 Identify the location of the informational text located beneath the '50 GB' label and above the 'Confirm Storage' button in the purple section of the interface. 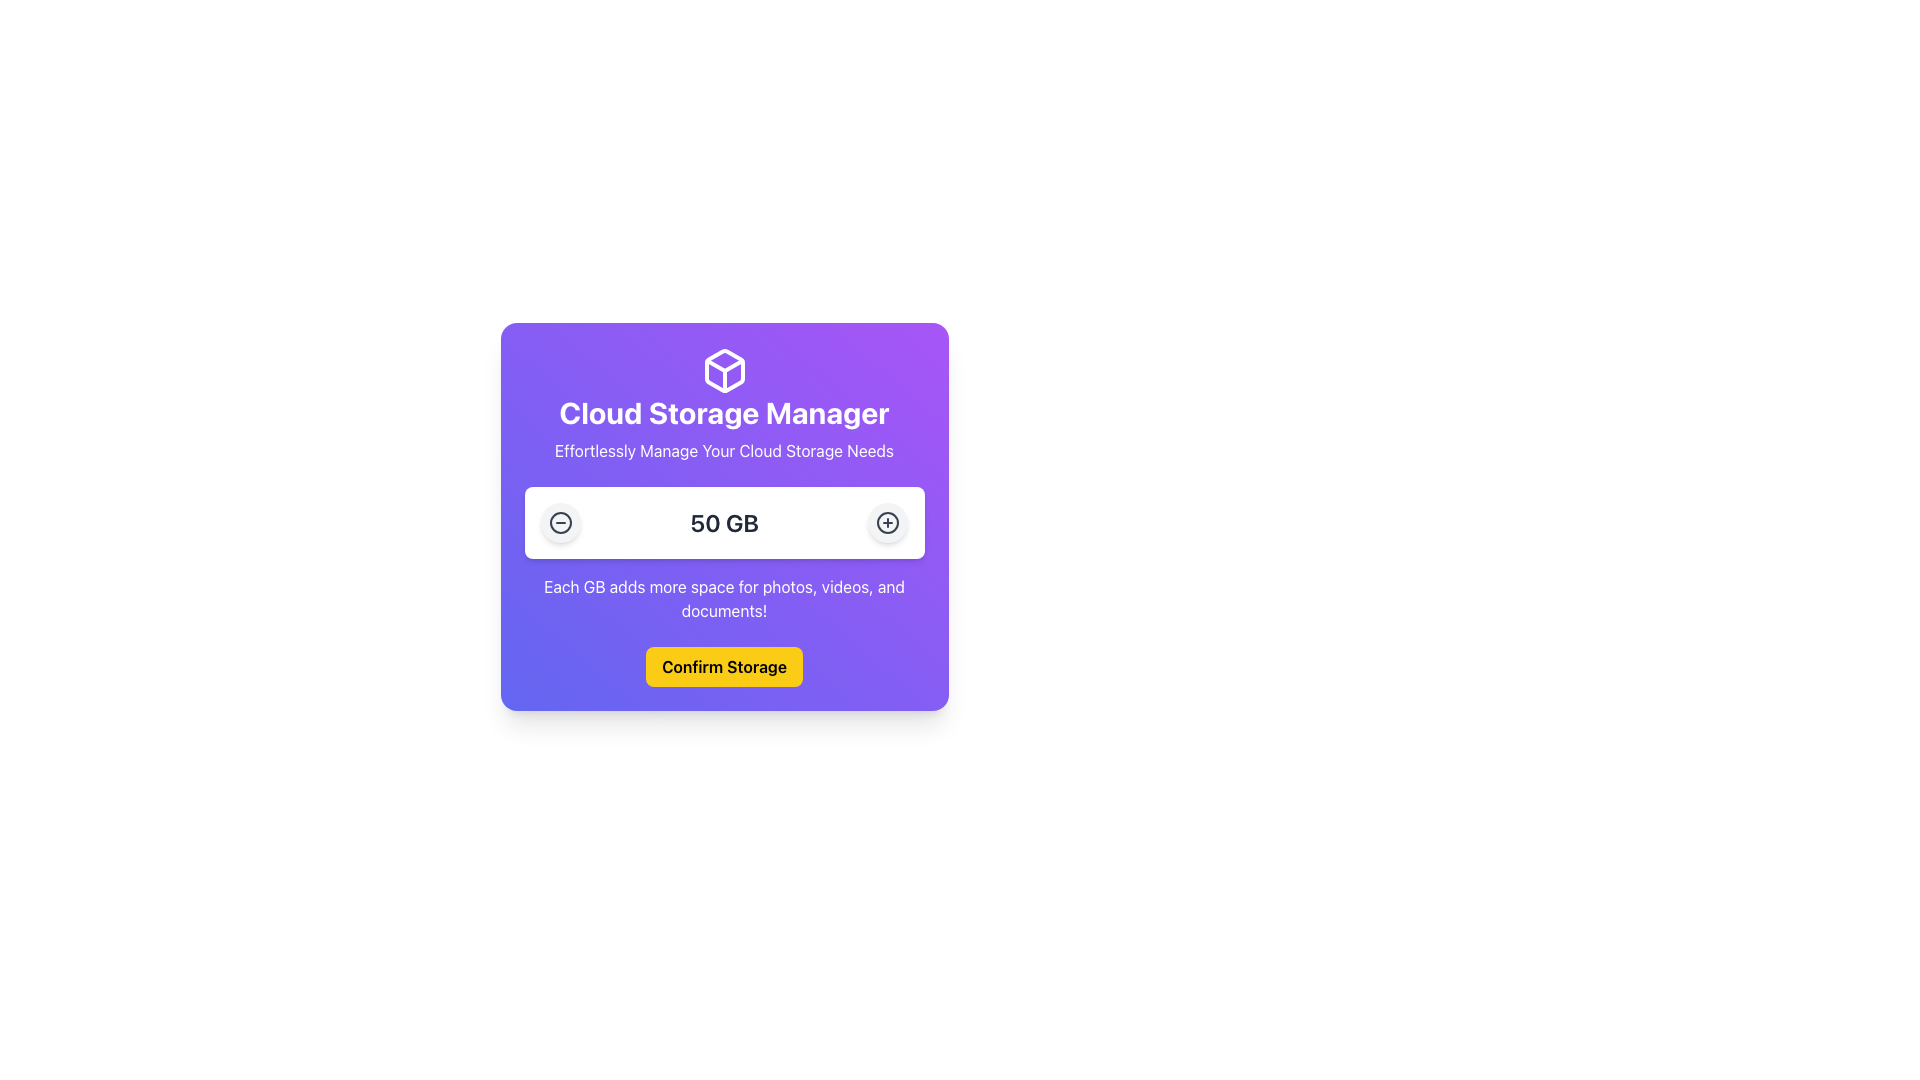
(723, 597).